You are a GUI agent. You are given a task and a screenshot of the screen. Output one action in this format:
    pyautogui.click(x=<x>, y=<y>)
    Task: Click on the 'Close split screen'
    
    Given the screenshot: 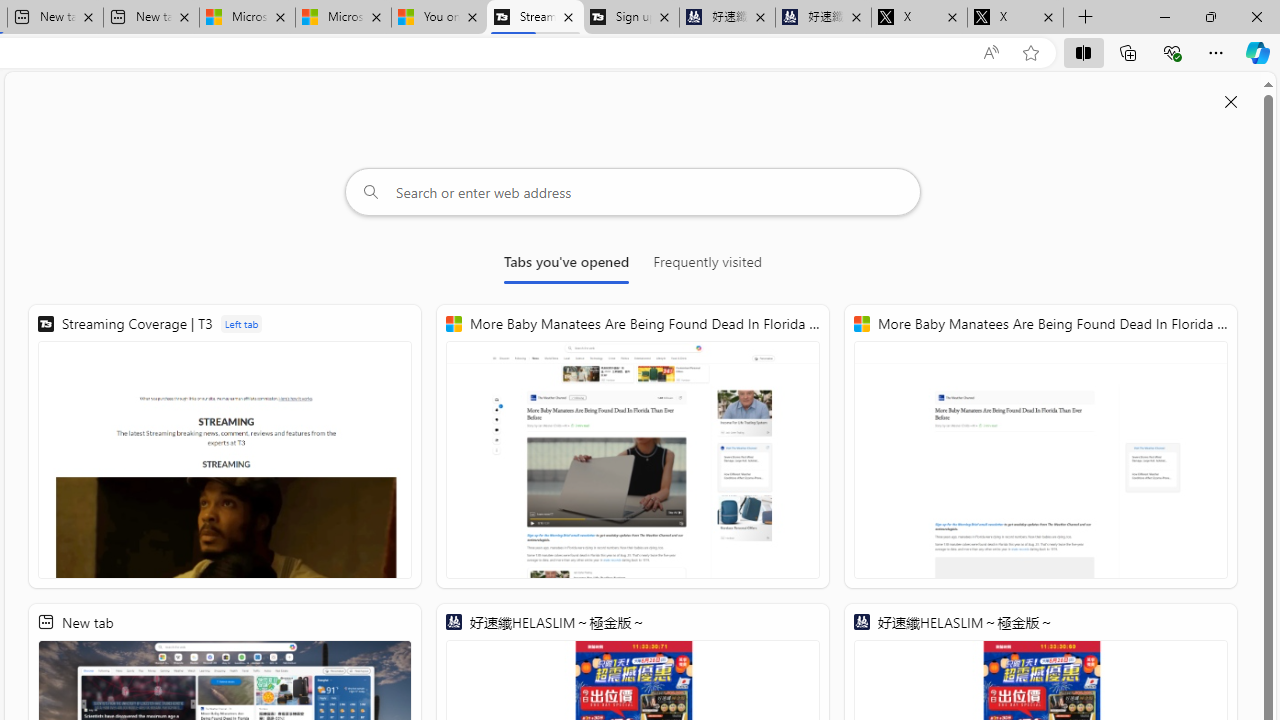 What is the action you would take?
    pyautogui.click(x=1230, y=102)
    